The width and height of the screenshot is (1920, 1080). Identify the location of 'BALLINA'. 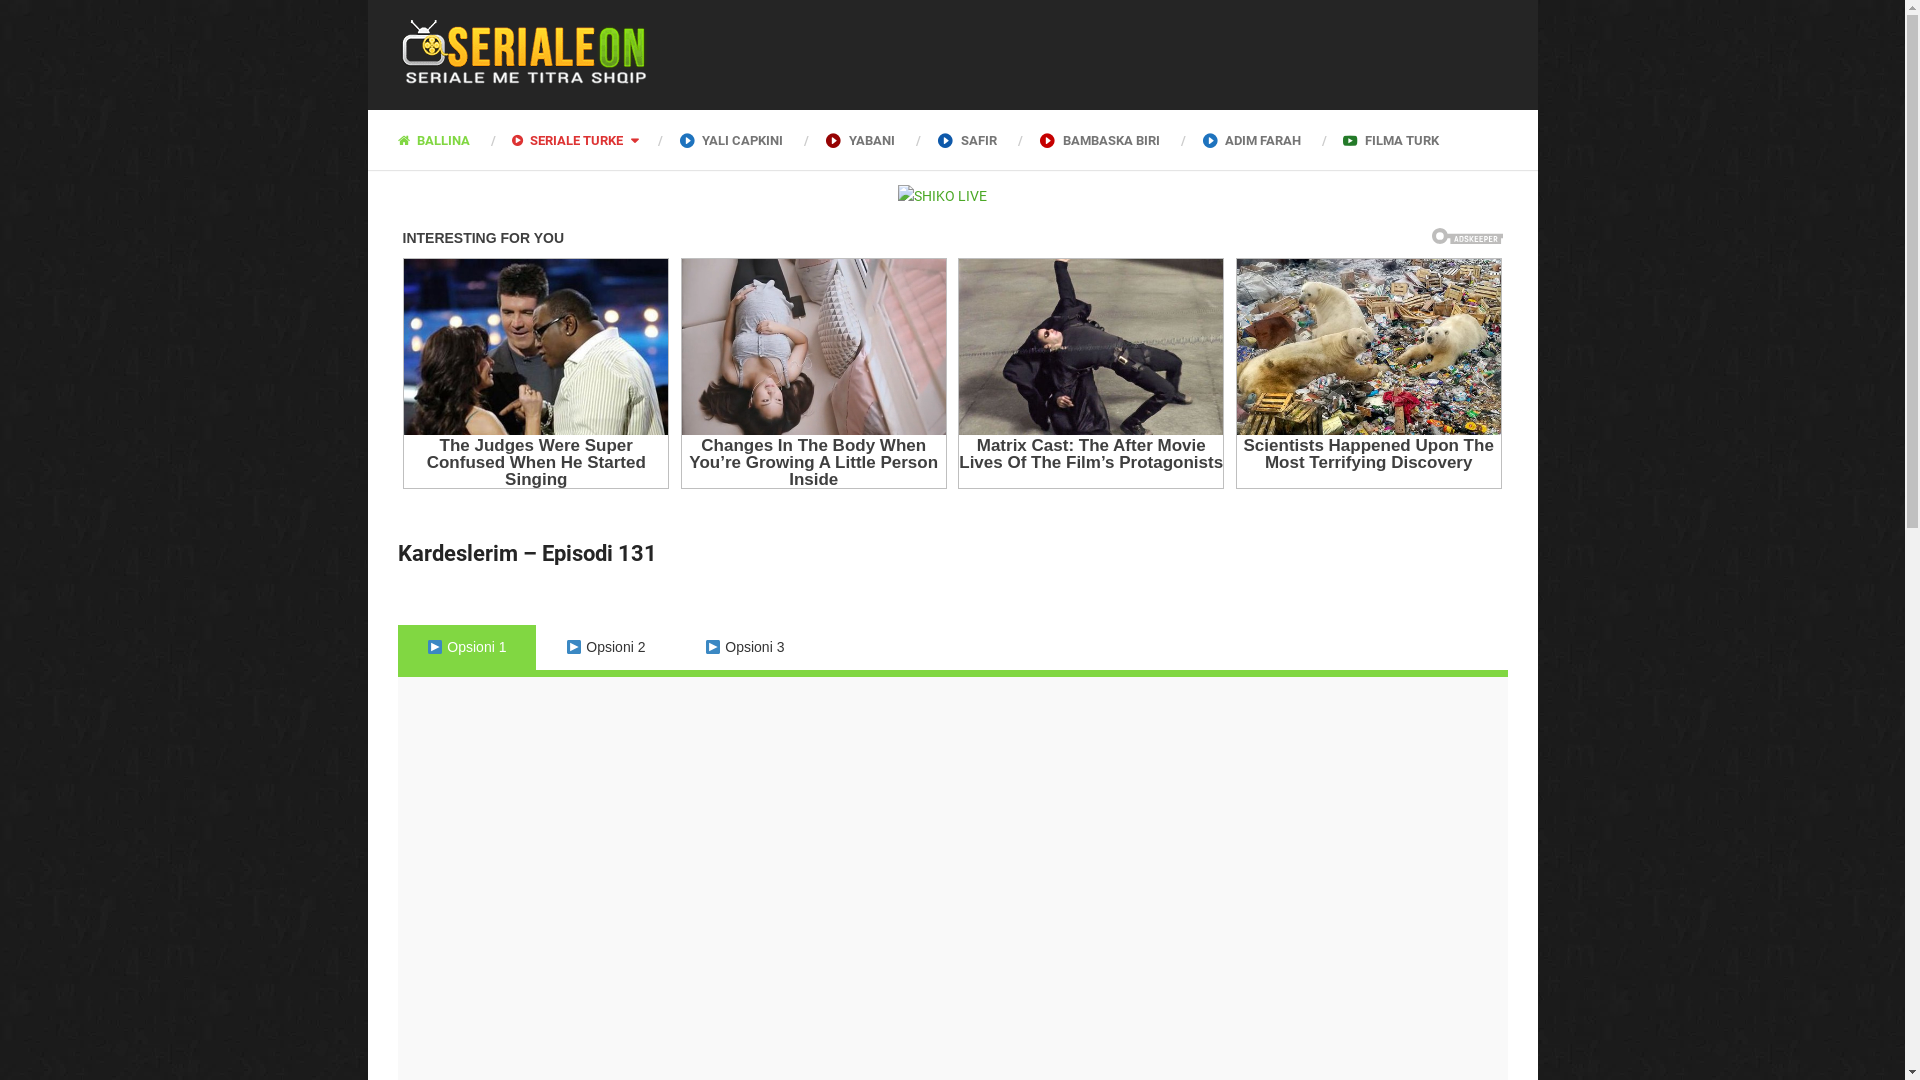
(443, 138).